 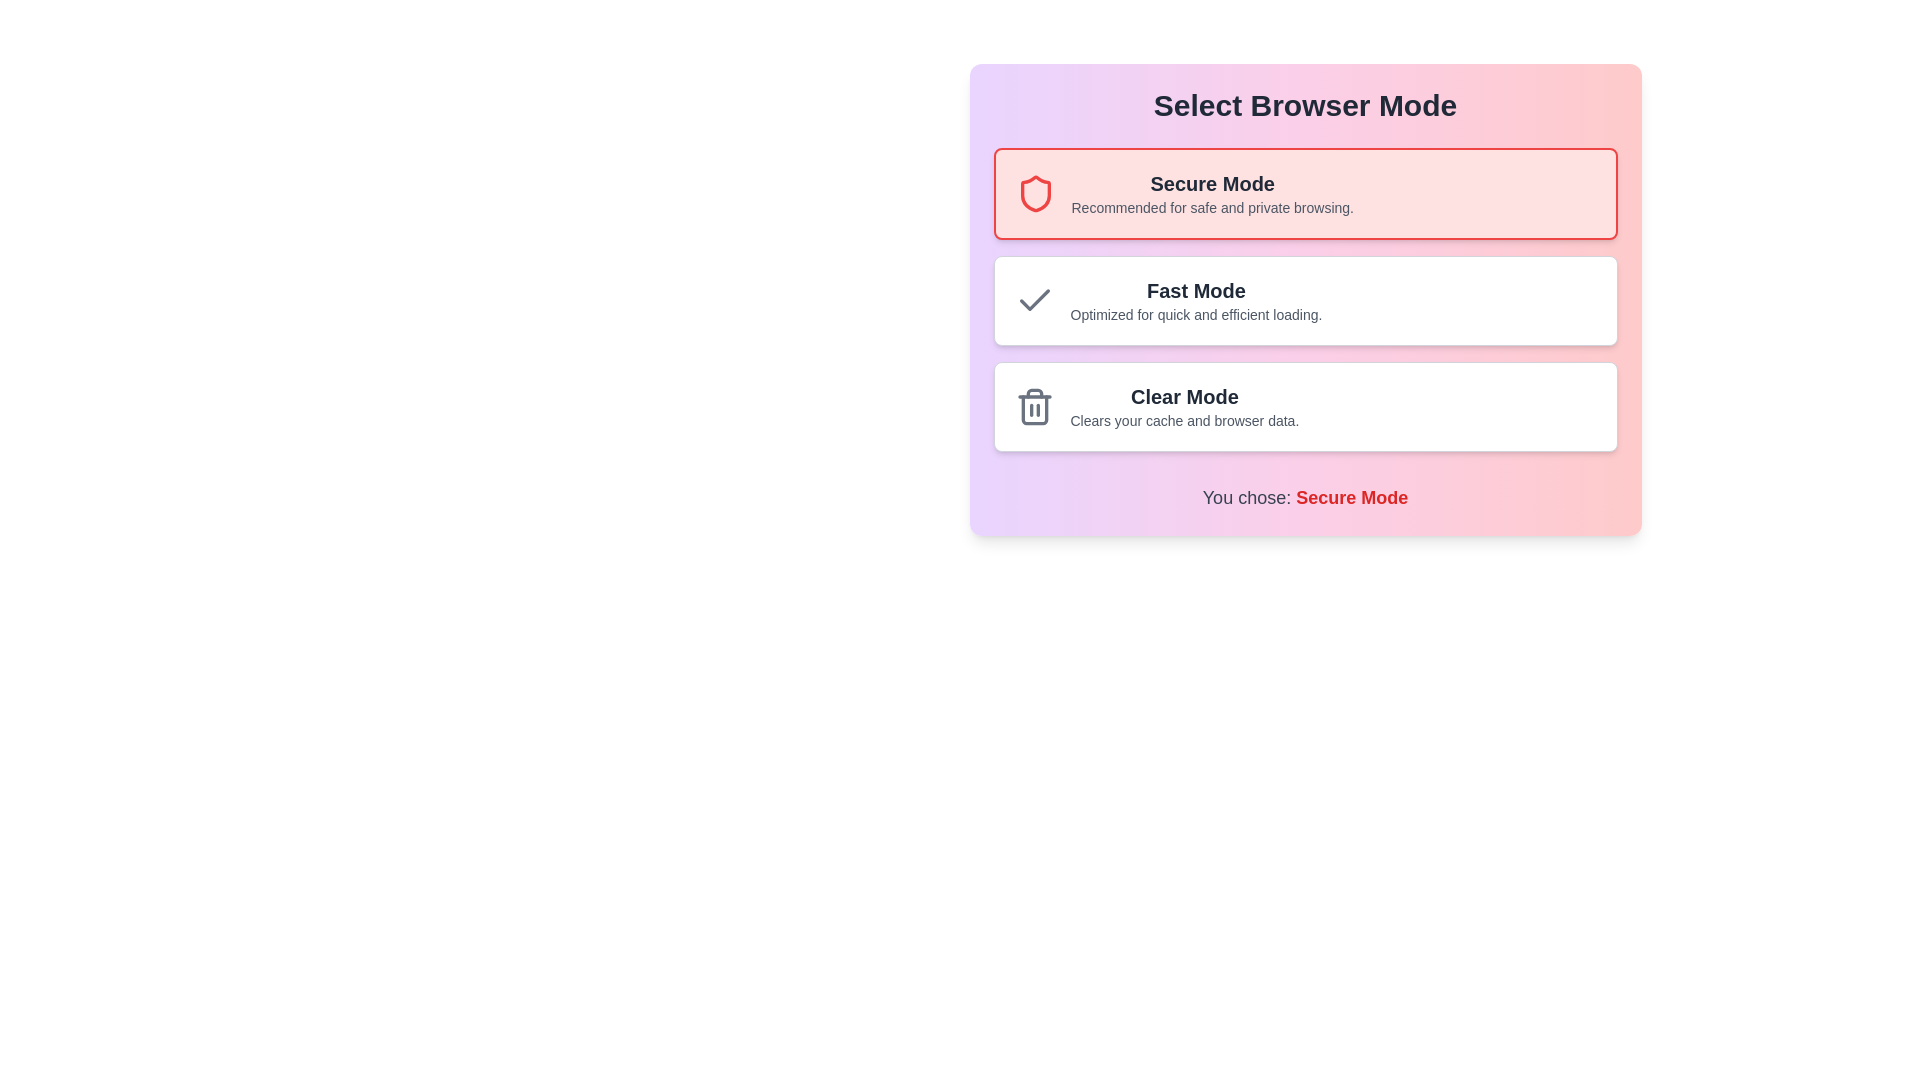 I want to click on the descriptive text that provides information about the 'Fast Mode' option, positioned directly below the title 'Fast Mode', so click(x=1196, y=315).